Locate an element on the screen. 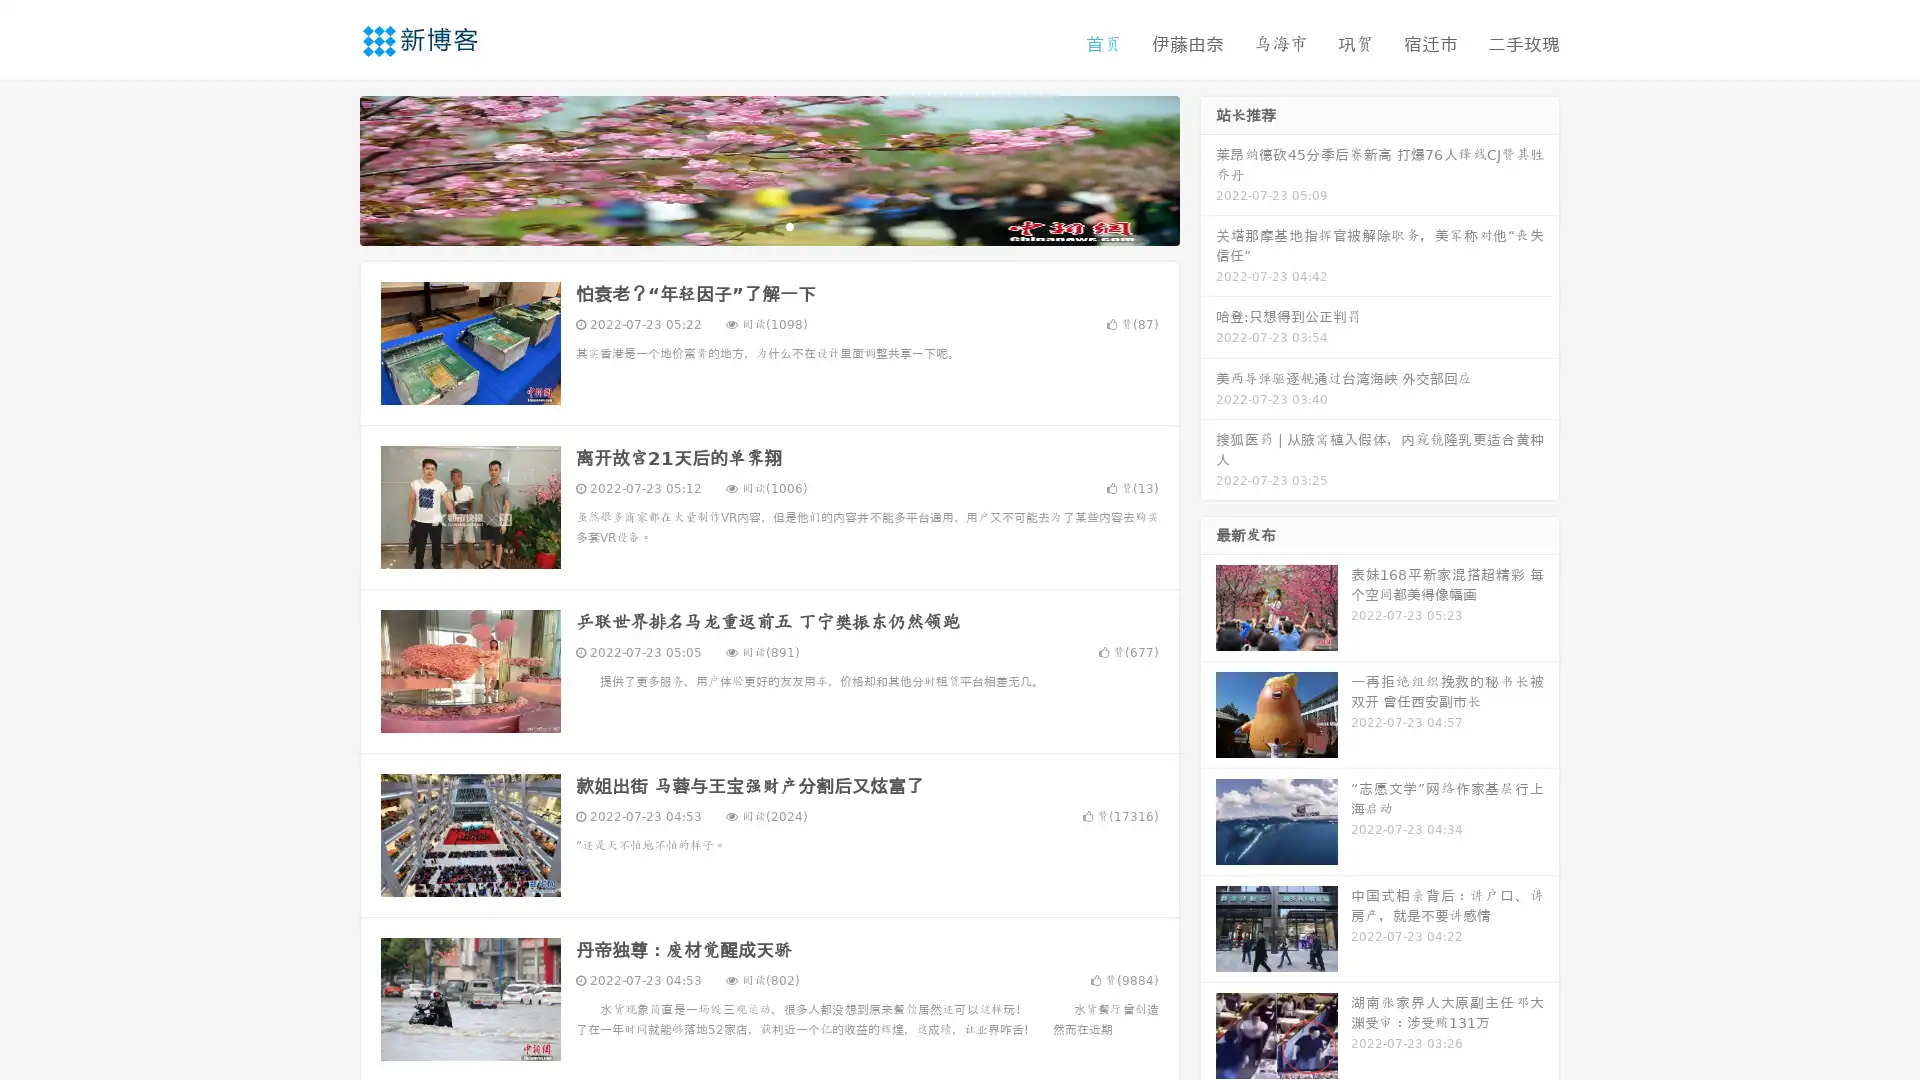  Next slide is located at coordinates (1208, 168).